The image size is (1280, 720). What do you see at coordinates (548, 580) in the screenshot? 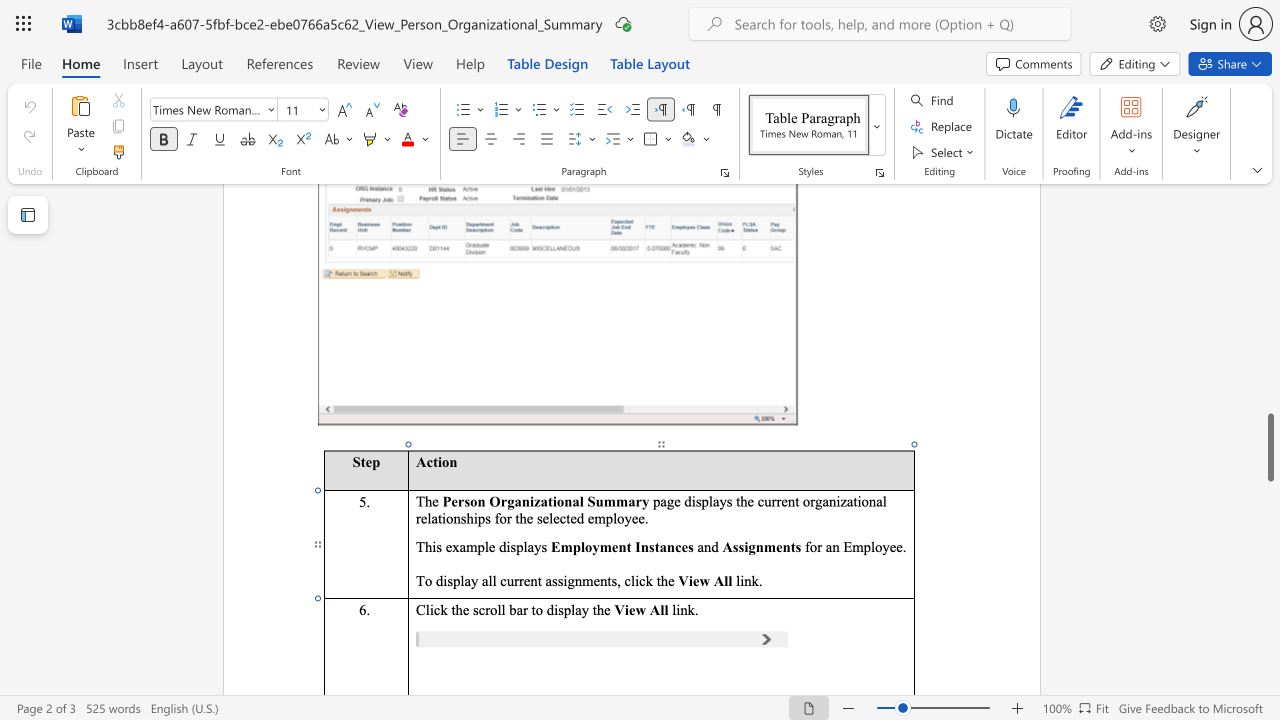
I see `the 4th character "a" in the text` at bounding box center [548, 580].